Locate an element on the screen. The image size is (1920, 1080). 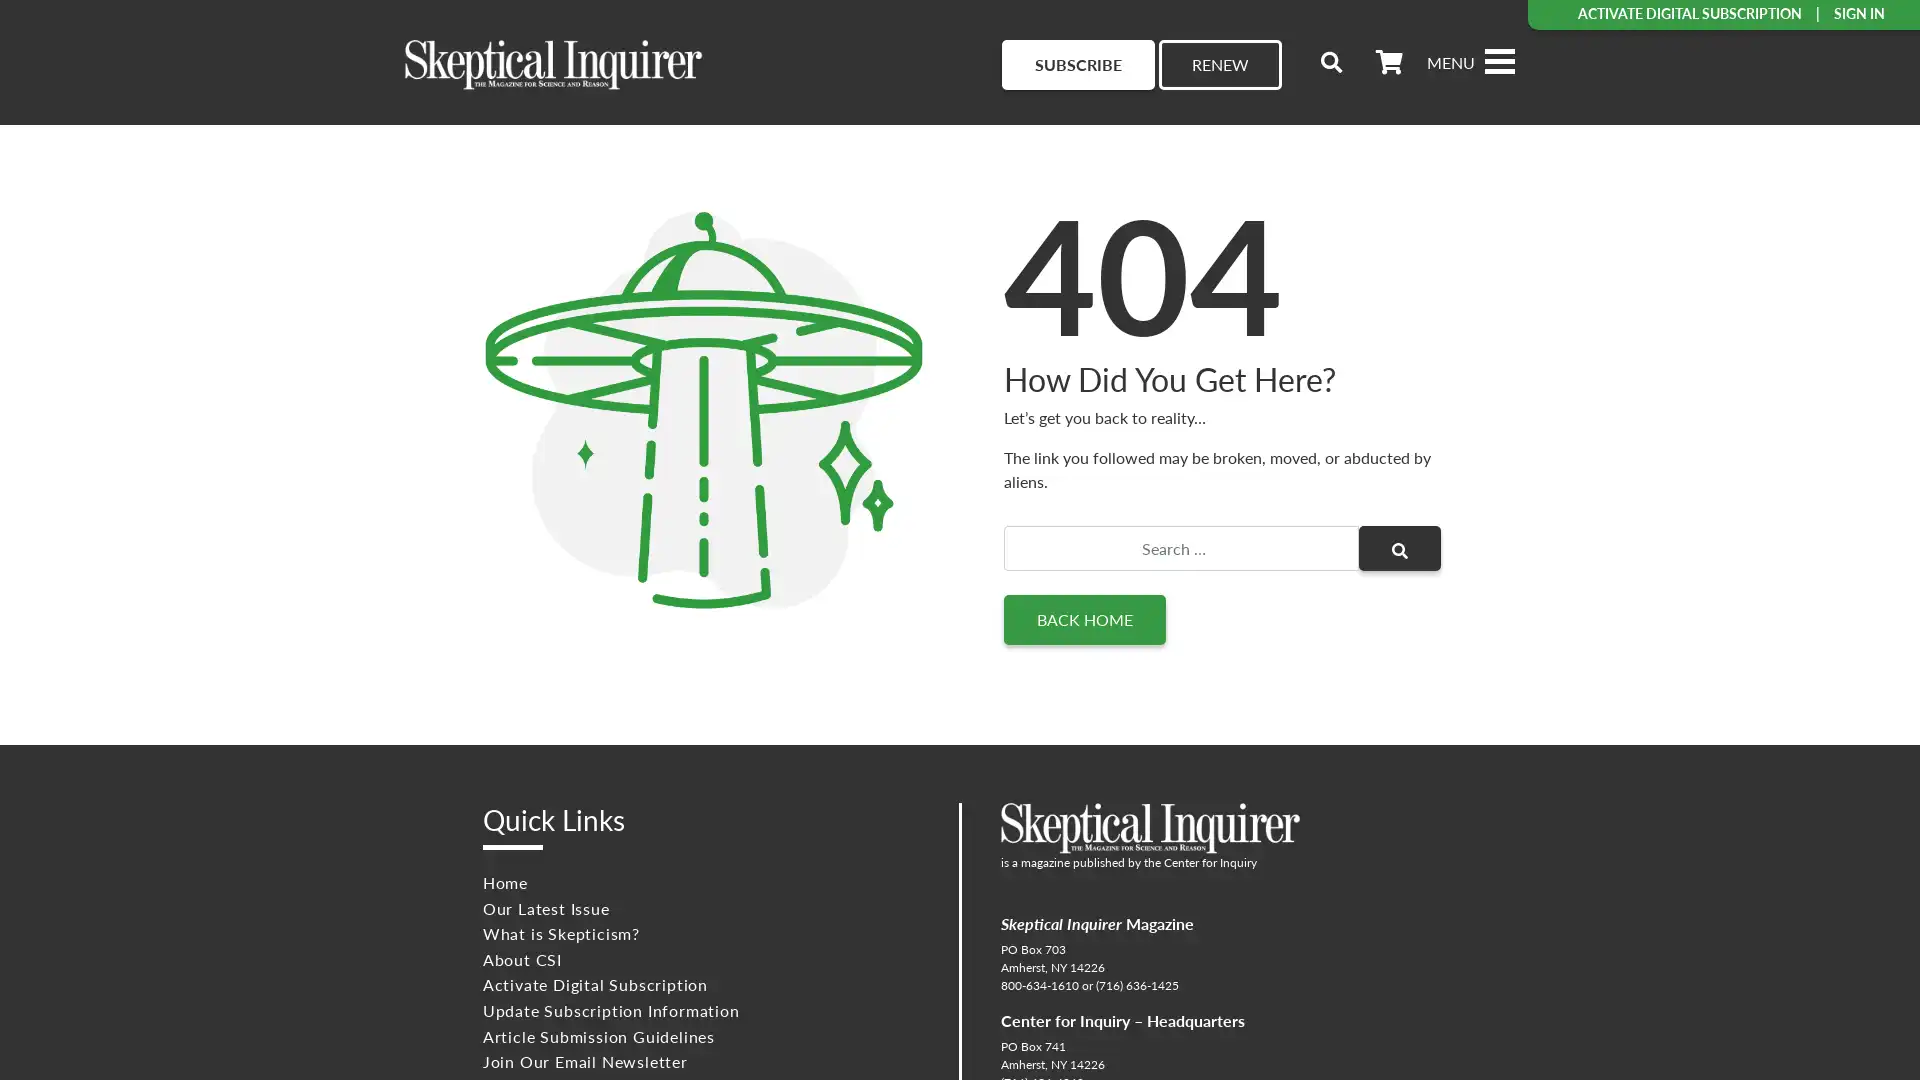
SUBSCRIBE is located at coordinates (1077, 64).